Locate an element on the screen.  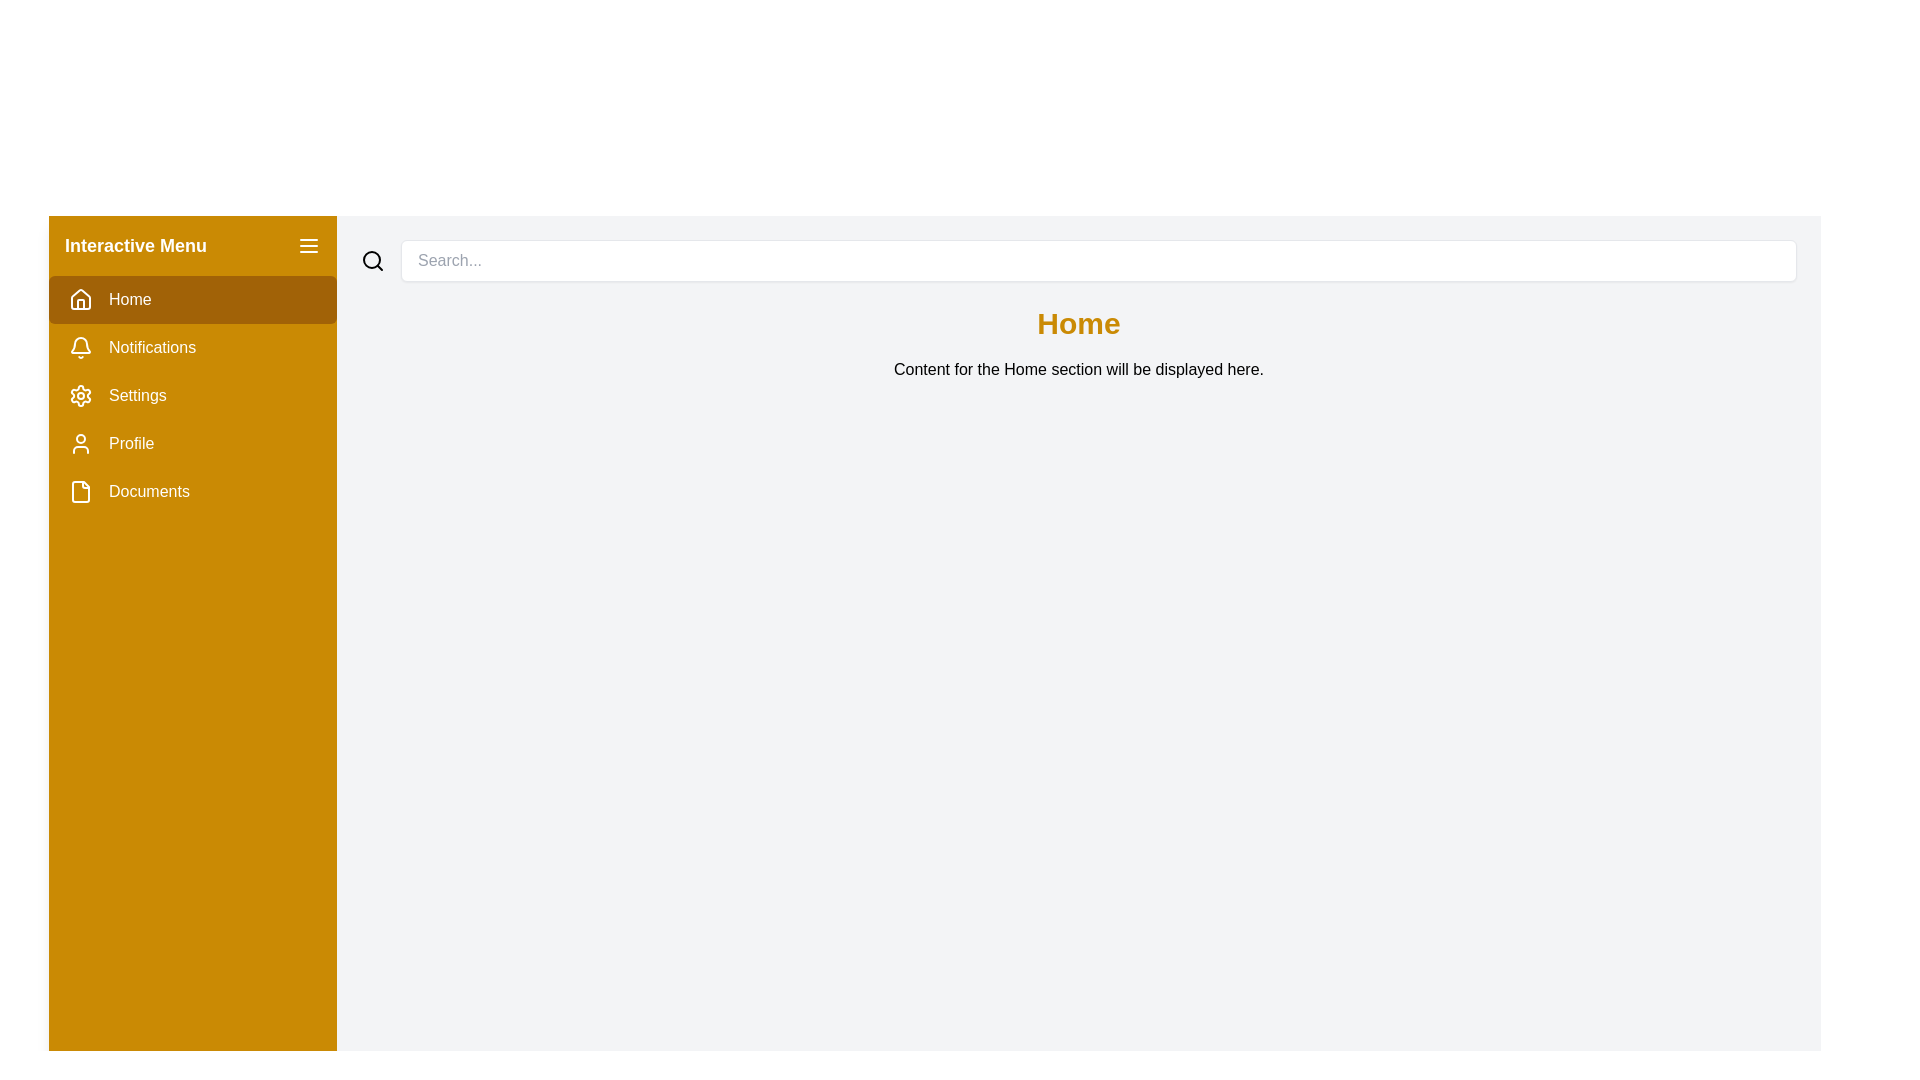
the search icon located at the top-right corner of the interface, positioned directly to the left of the search input field is located at coordinates (373, 260).